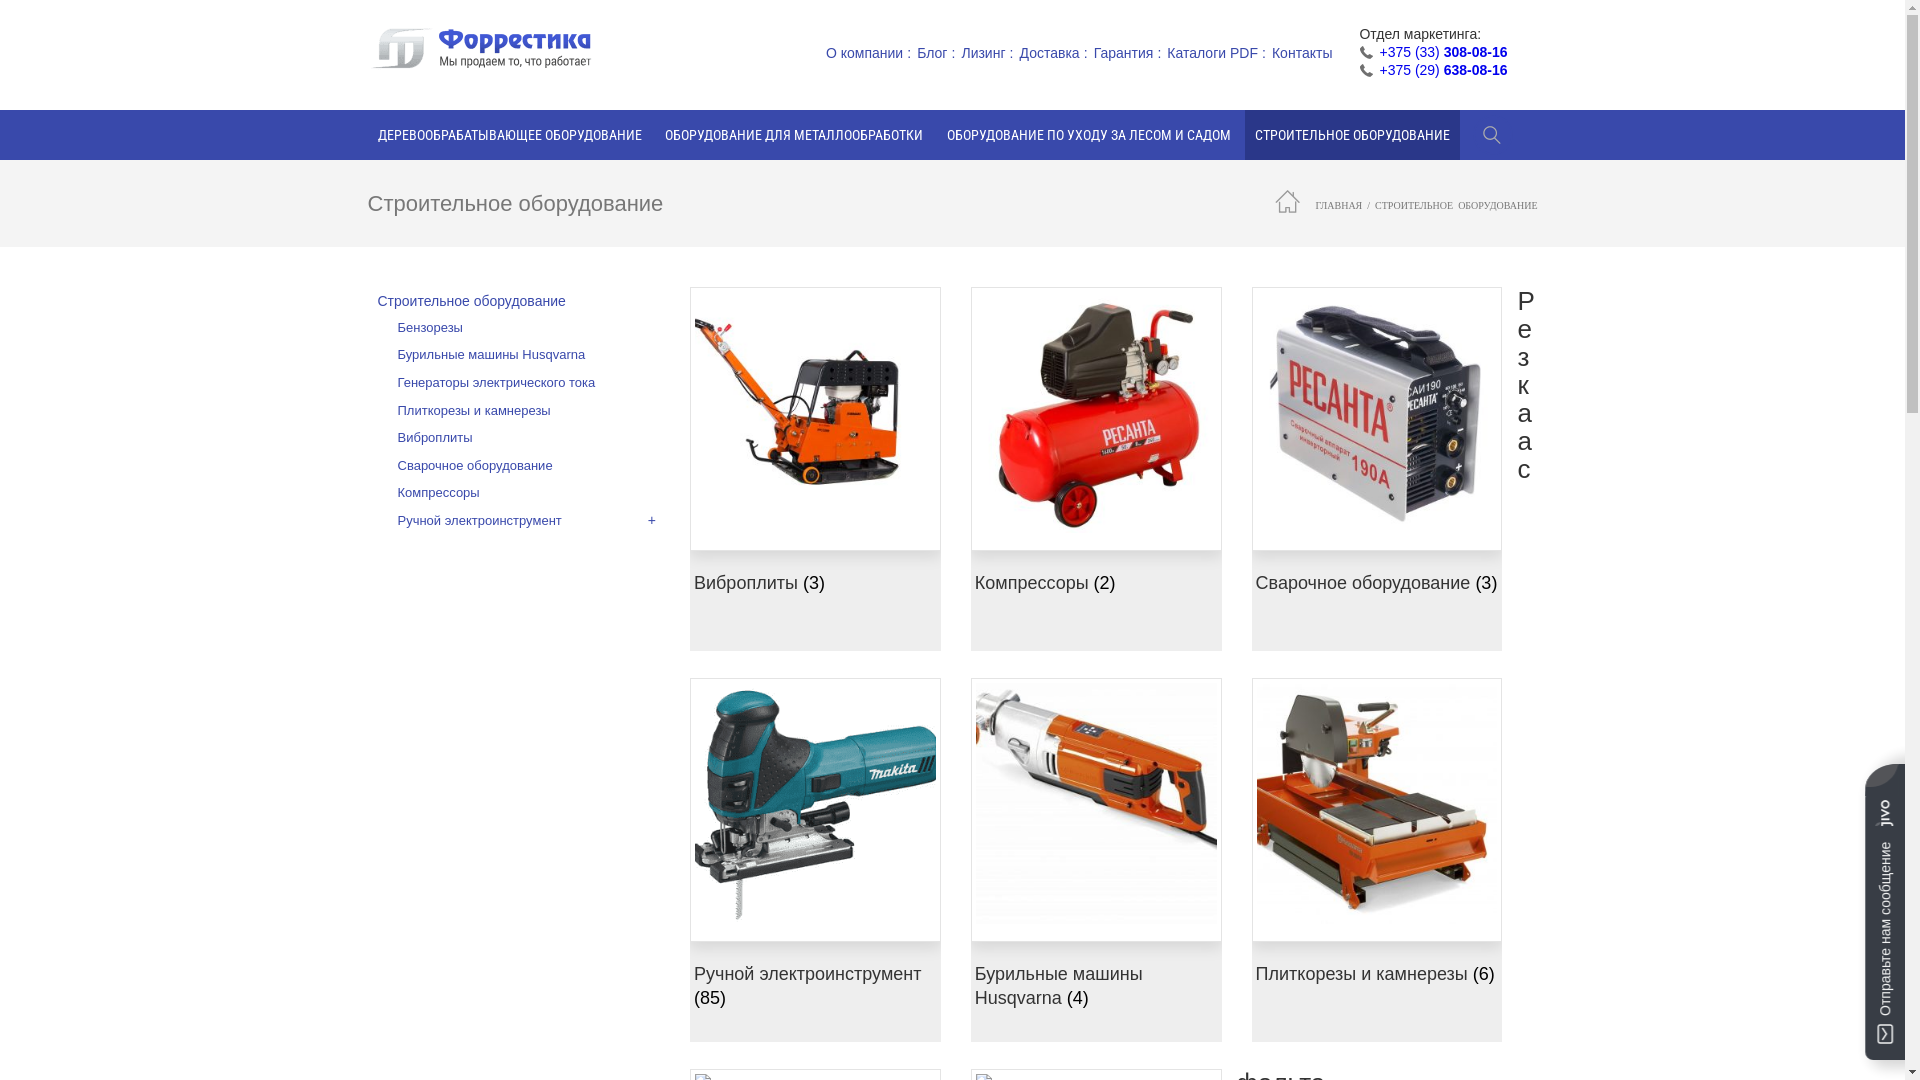  What do you see at coordinates (1377, 68) in the screenshot?
I see `'+375 (29) 638-08-16'` at bounding box center [1377, 68].